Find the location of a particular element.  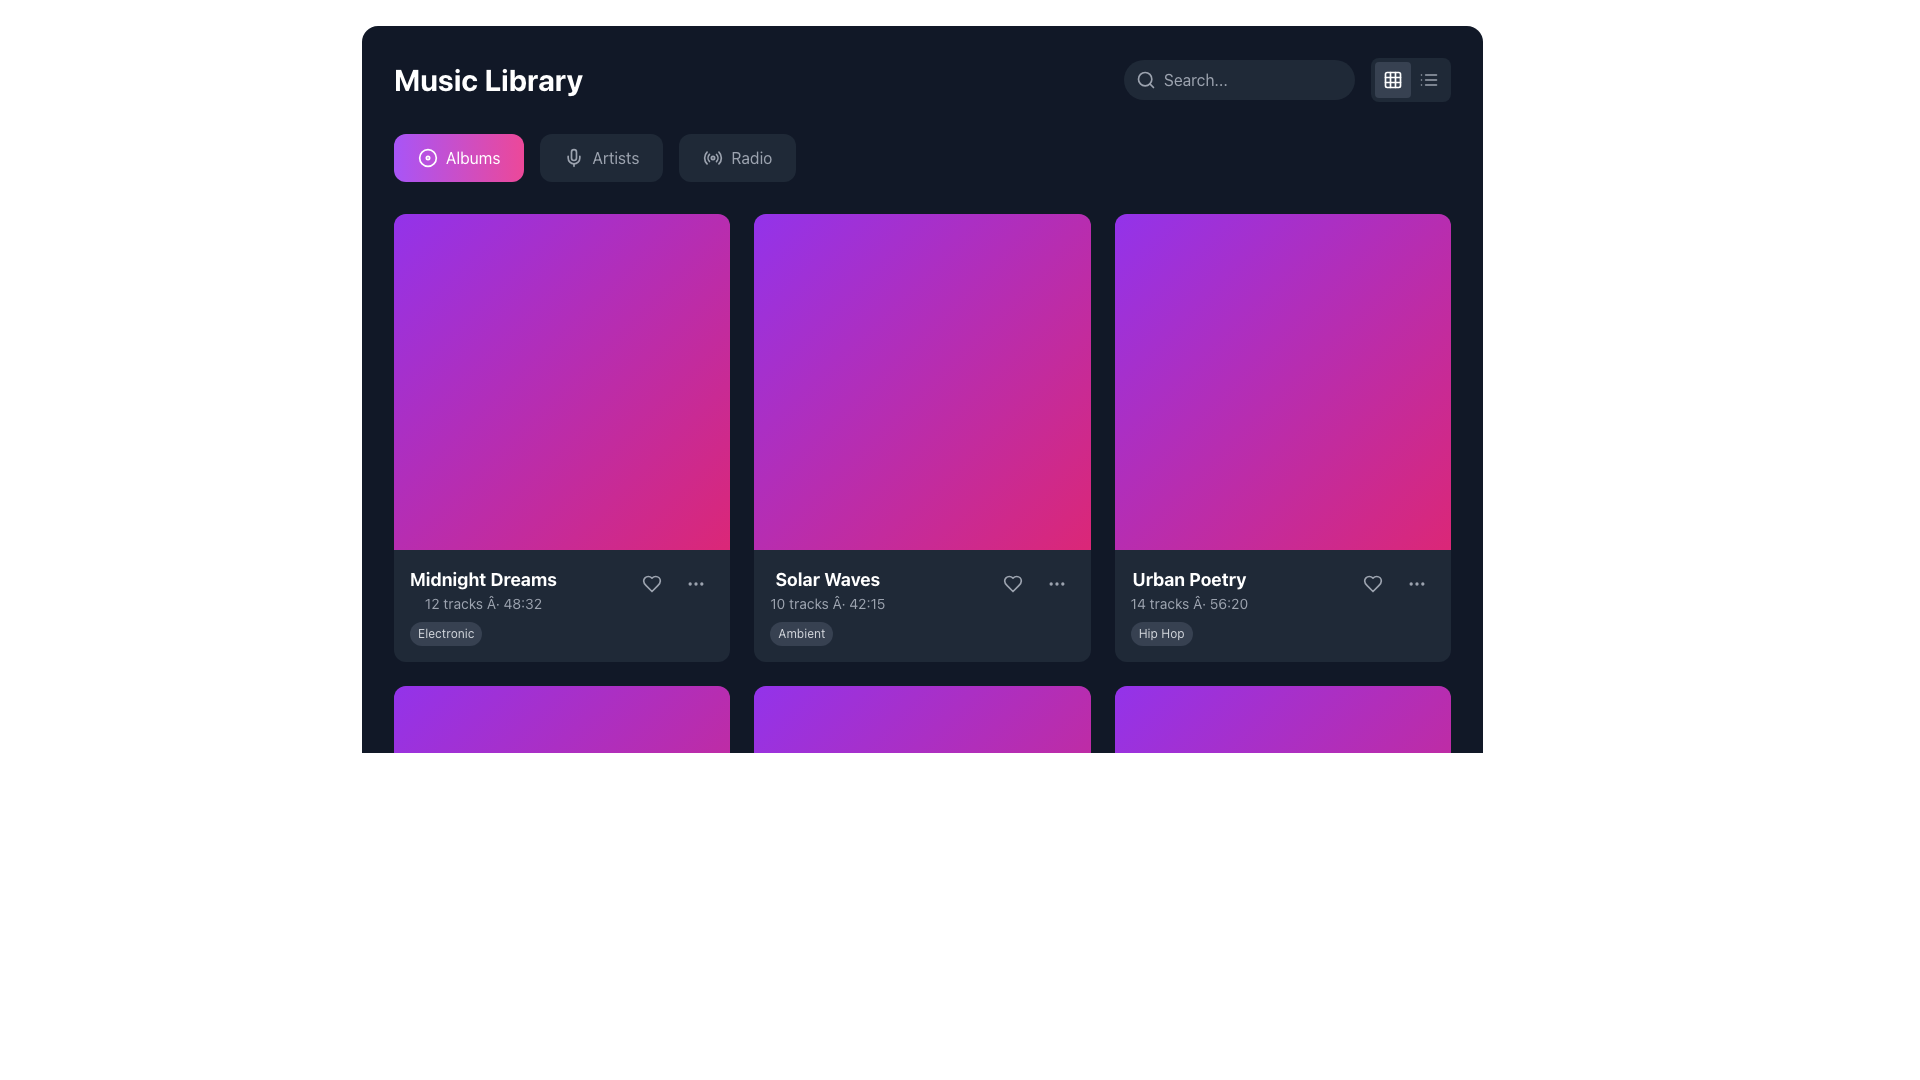

the vertically-aligned ellipsis icon at the bottom-right corner of the 'Midnight Dreams' card is located at coordinates (696, 584).